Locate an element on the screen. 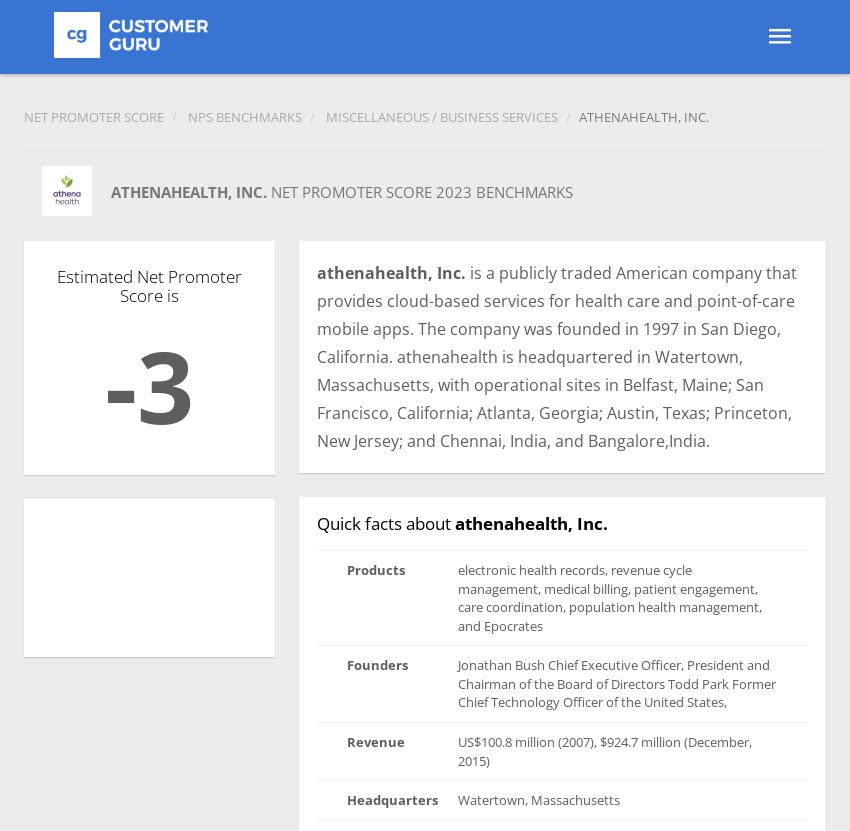 This screenshot has height=831, width=850. 'Jonathan Bush Chief Executive Officer, President and Chairman of the Board of Directors
Todd Park Former Chief Technology Officer of the United States,' is located at coordinates (616, 683).